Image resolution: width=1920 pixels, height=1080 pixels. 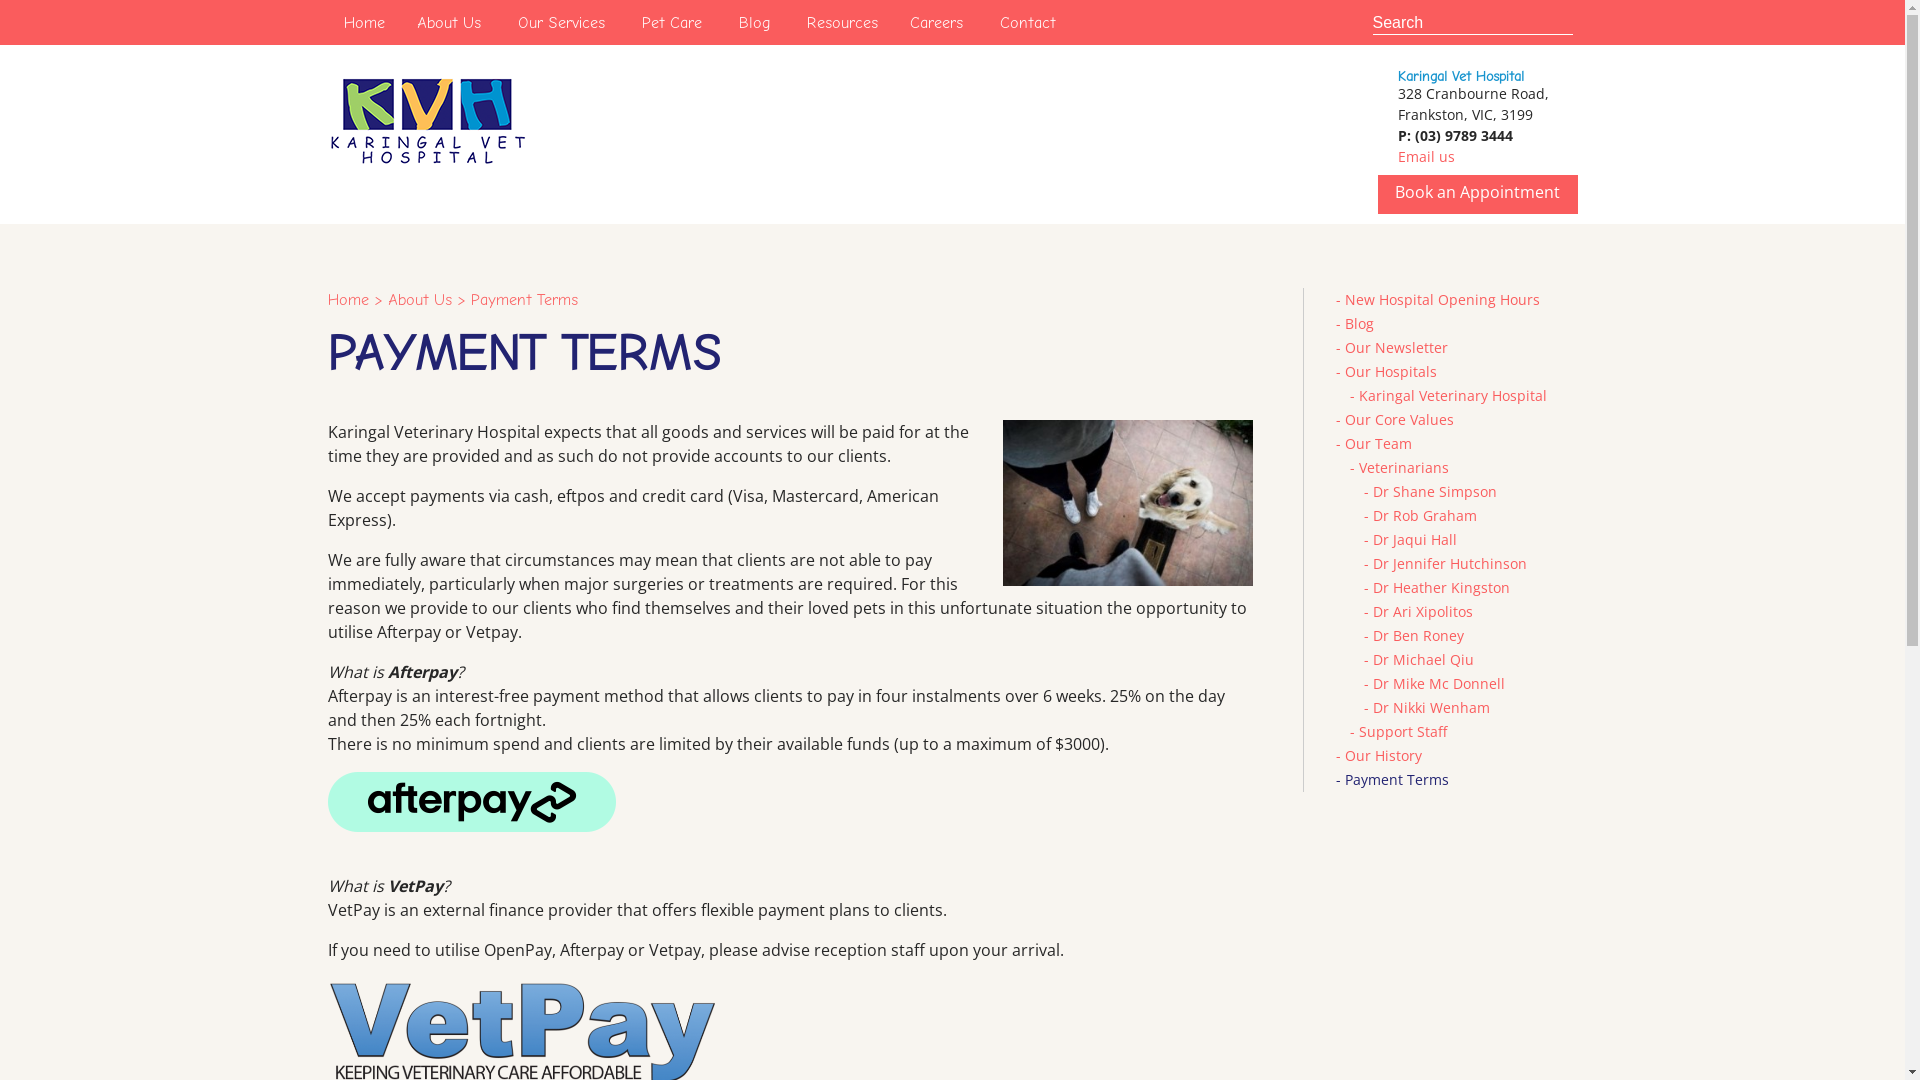 I want to click on 'Dr Shane Simpson', so click(x=1433, y=491).